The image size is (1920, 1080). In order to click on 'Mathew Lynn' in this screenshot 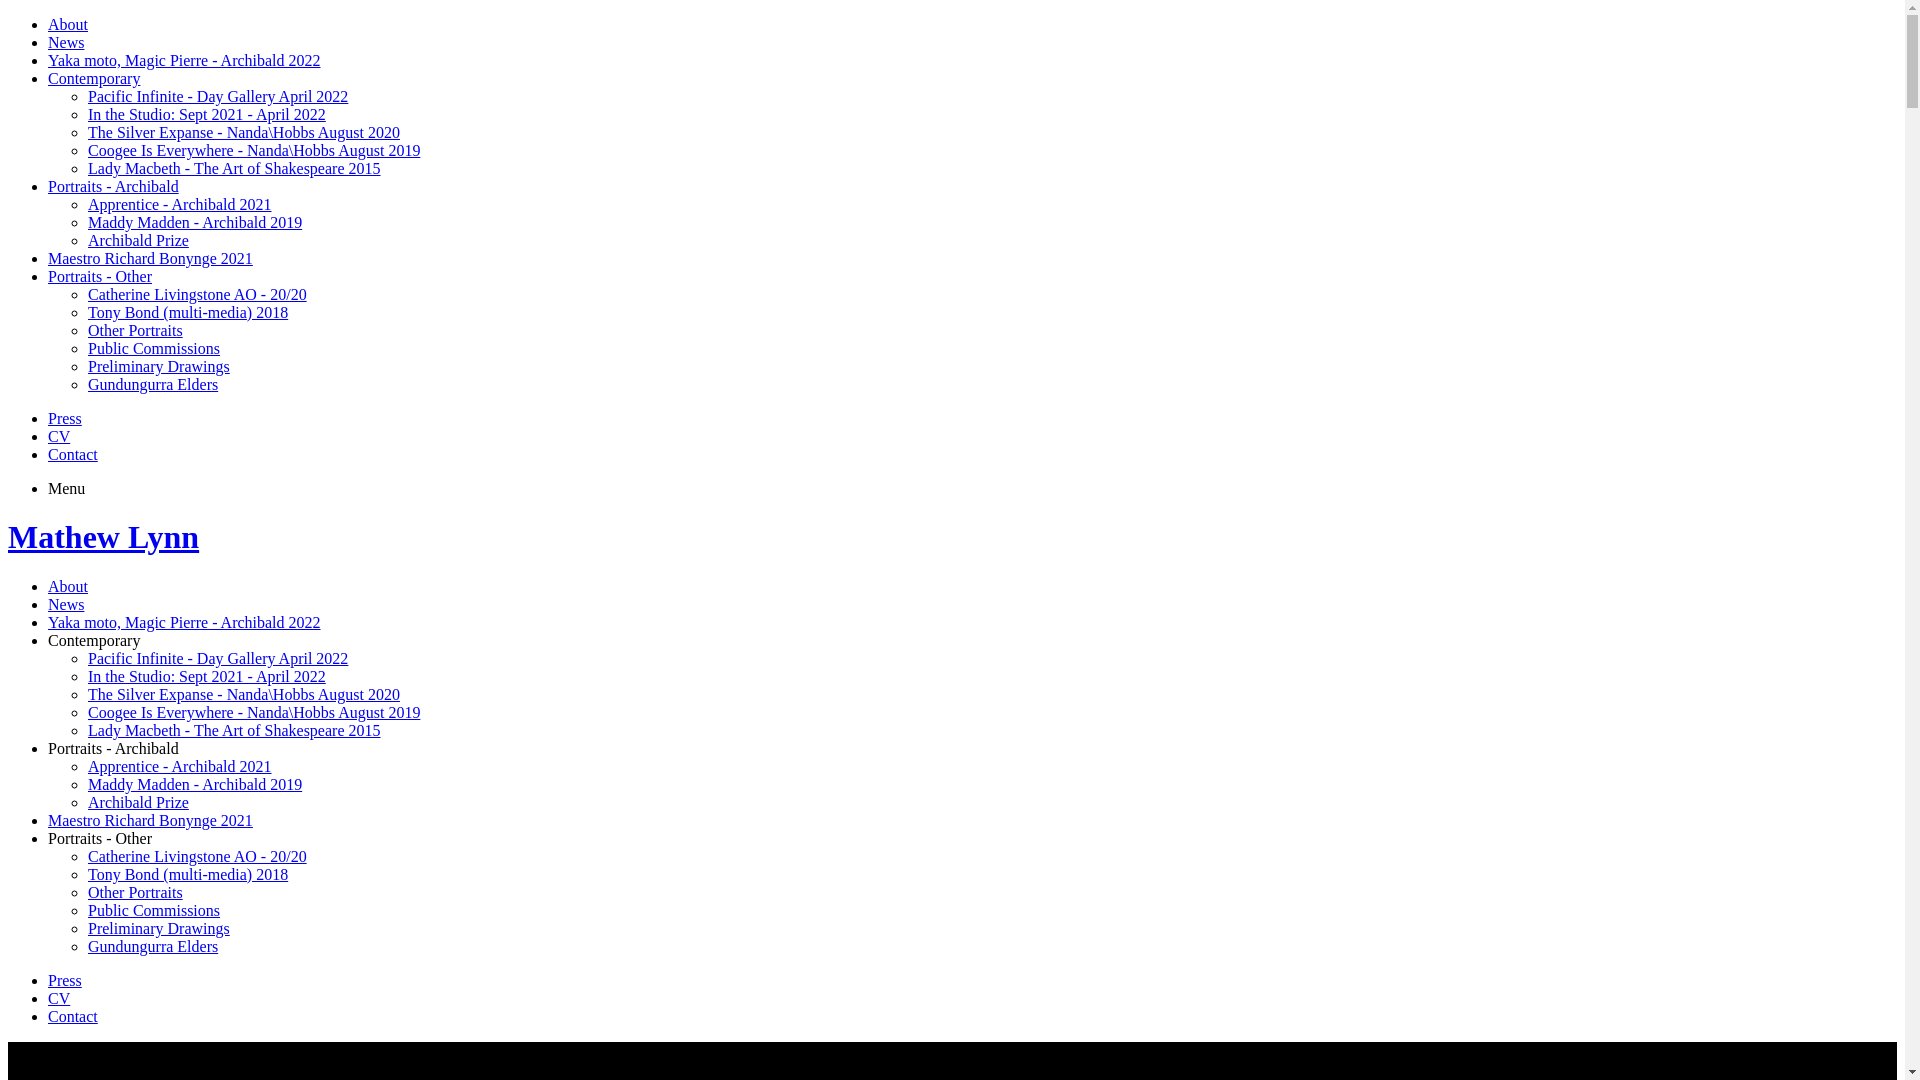, I will do `click(102, 535)`.